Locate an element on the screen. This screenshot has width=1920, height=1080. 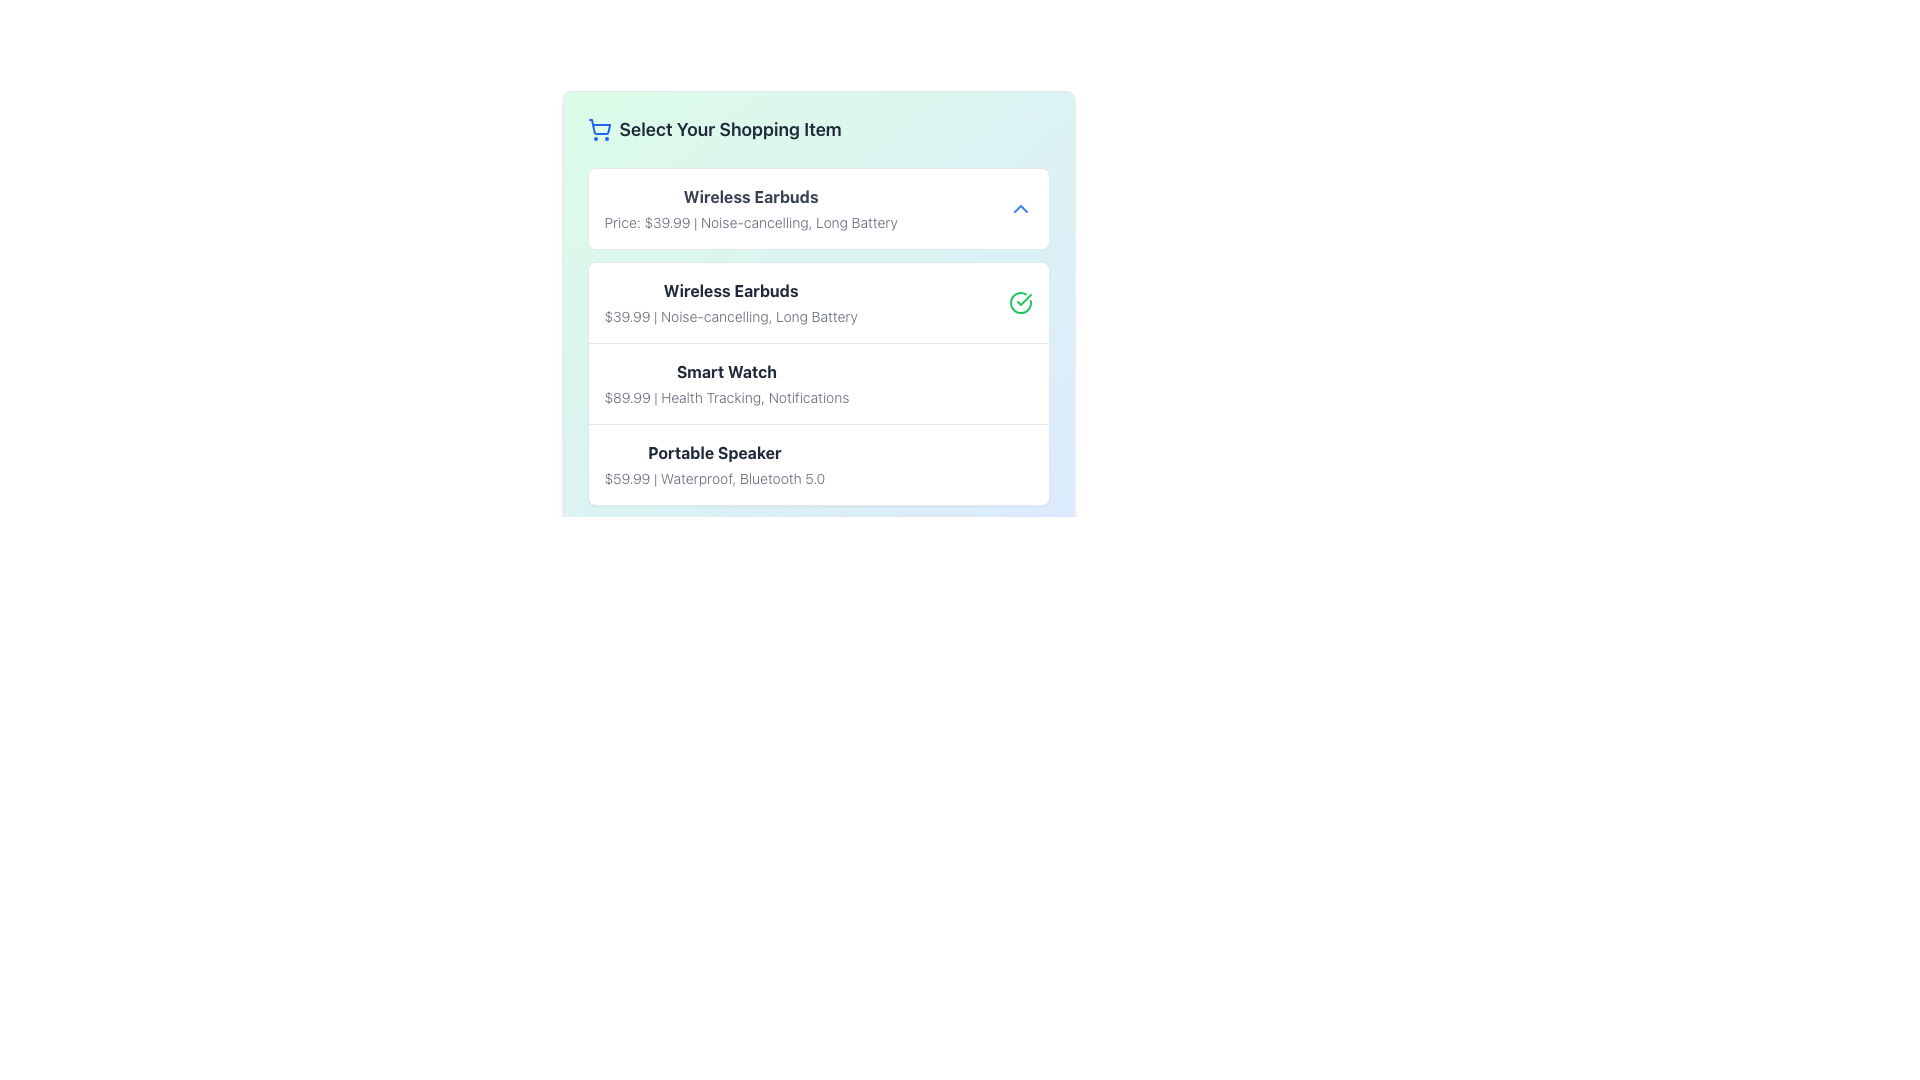
the product description text block located on the second row of the vertically-stacked product list is located at coordinates (730, 303).